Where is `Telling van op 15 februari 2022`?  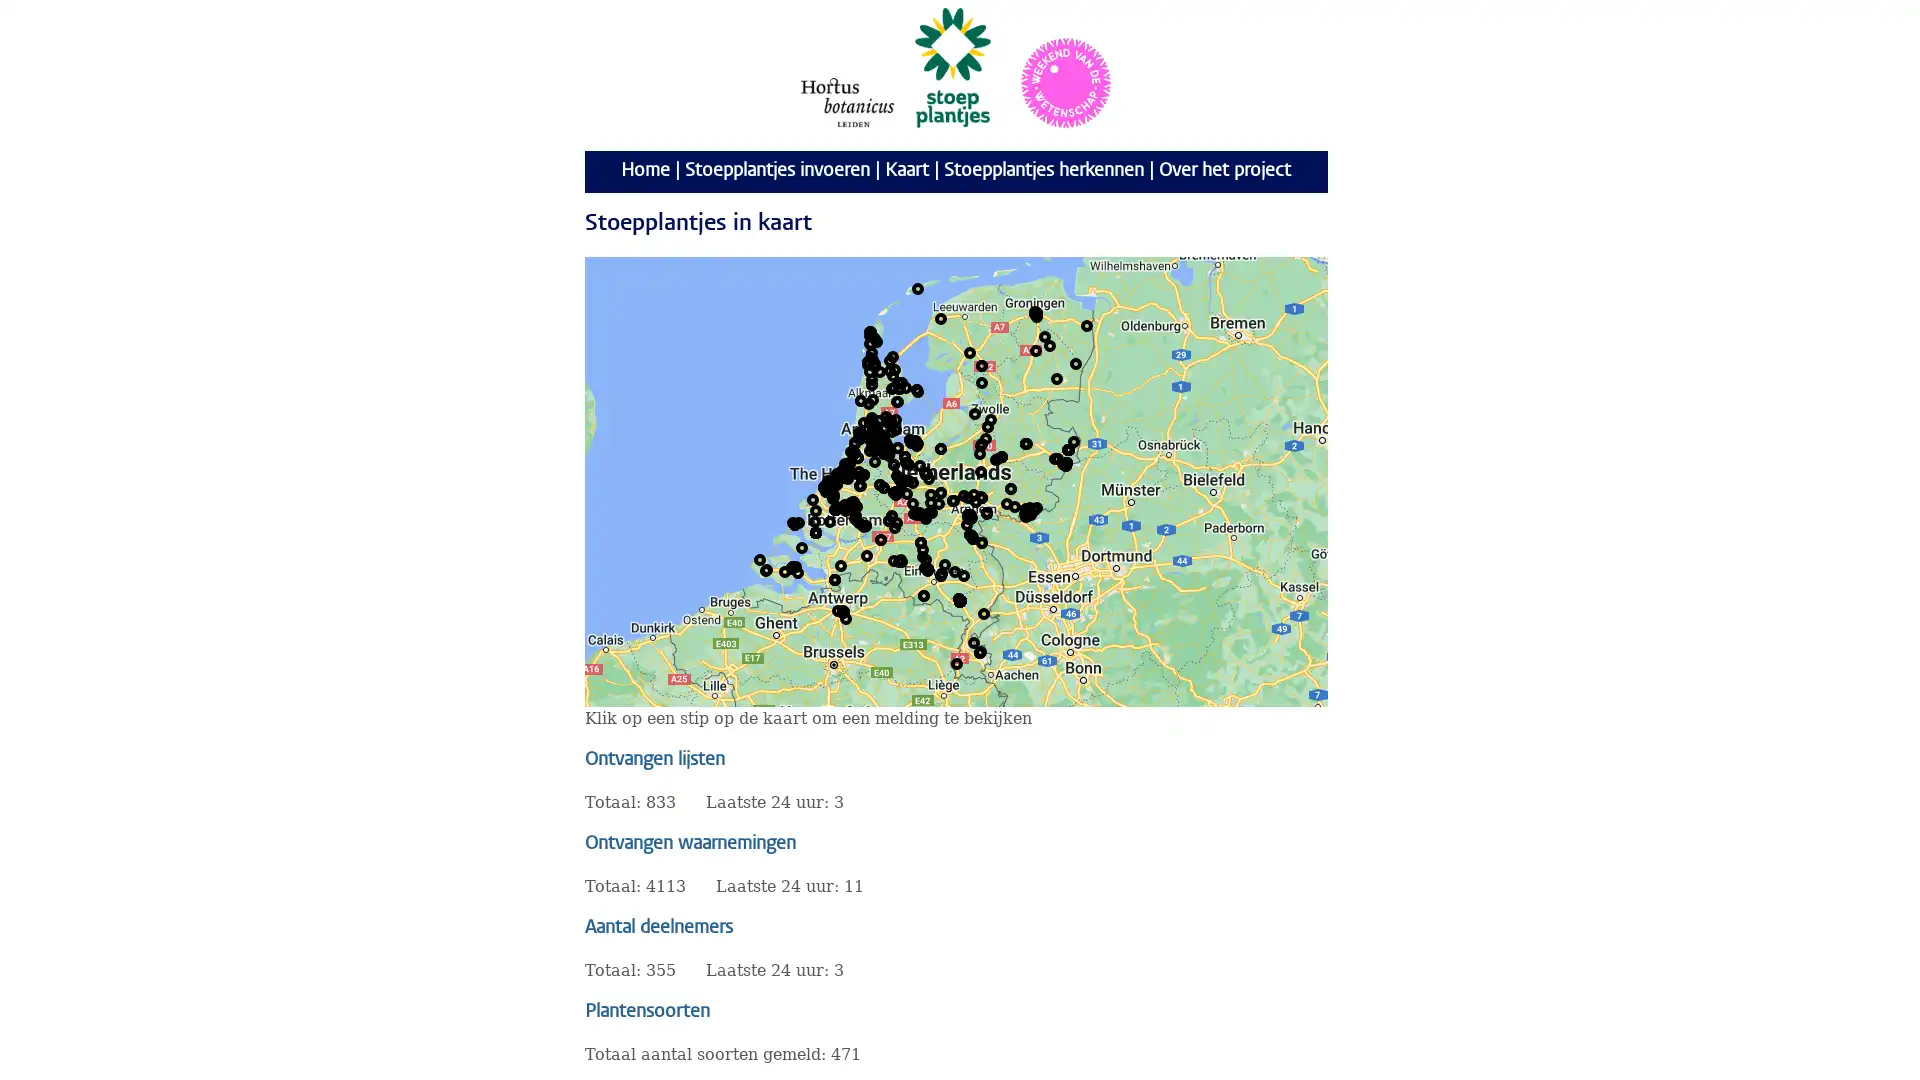 Telling van op 15 februari 2022 is located at coordinates (882, 452).